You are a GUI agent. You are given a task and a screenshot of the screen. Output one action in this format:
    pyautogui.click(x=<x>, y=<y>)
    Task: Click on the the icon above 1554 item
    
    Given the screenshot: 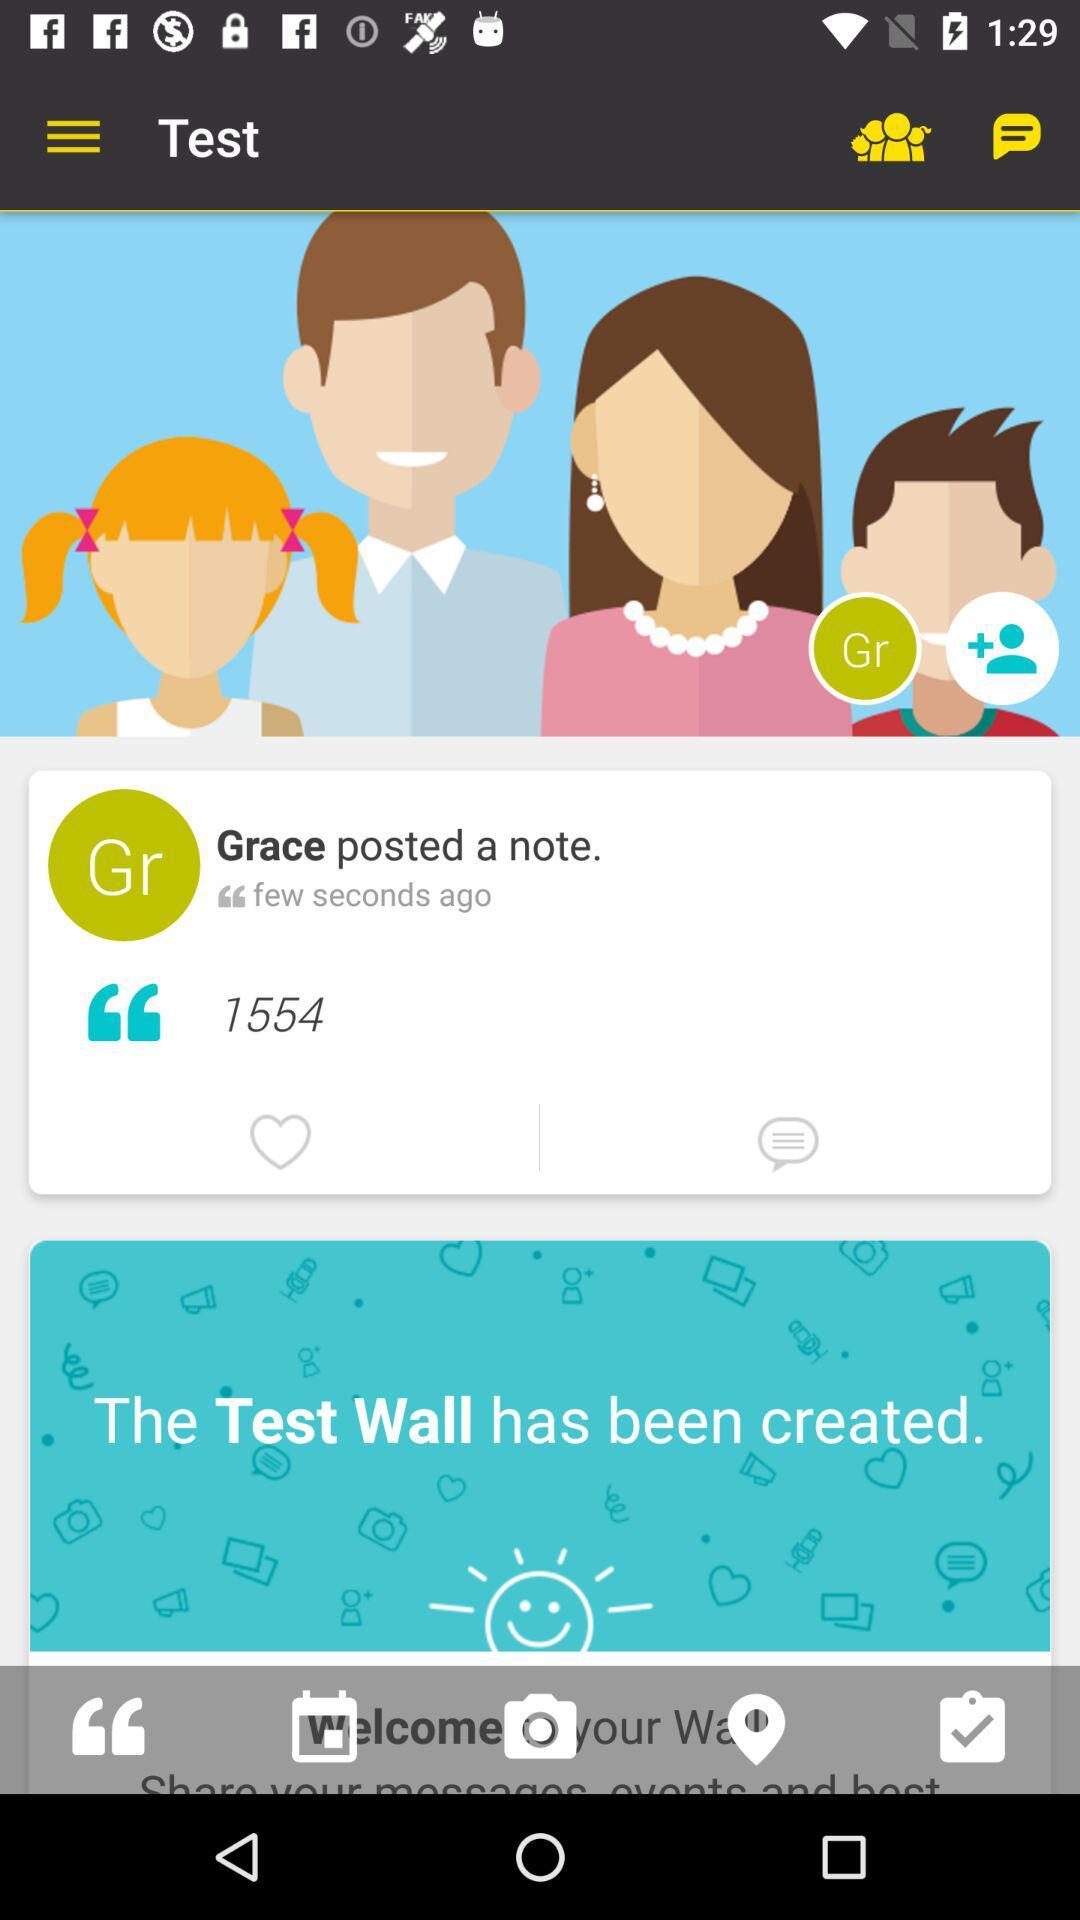 What is the action you would take?
    pyautogui.click(x=864, y=648)
    